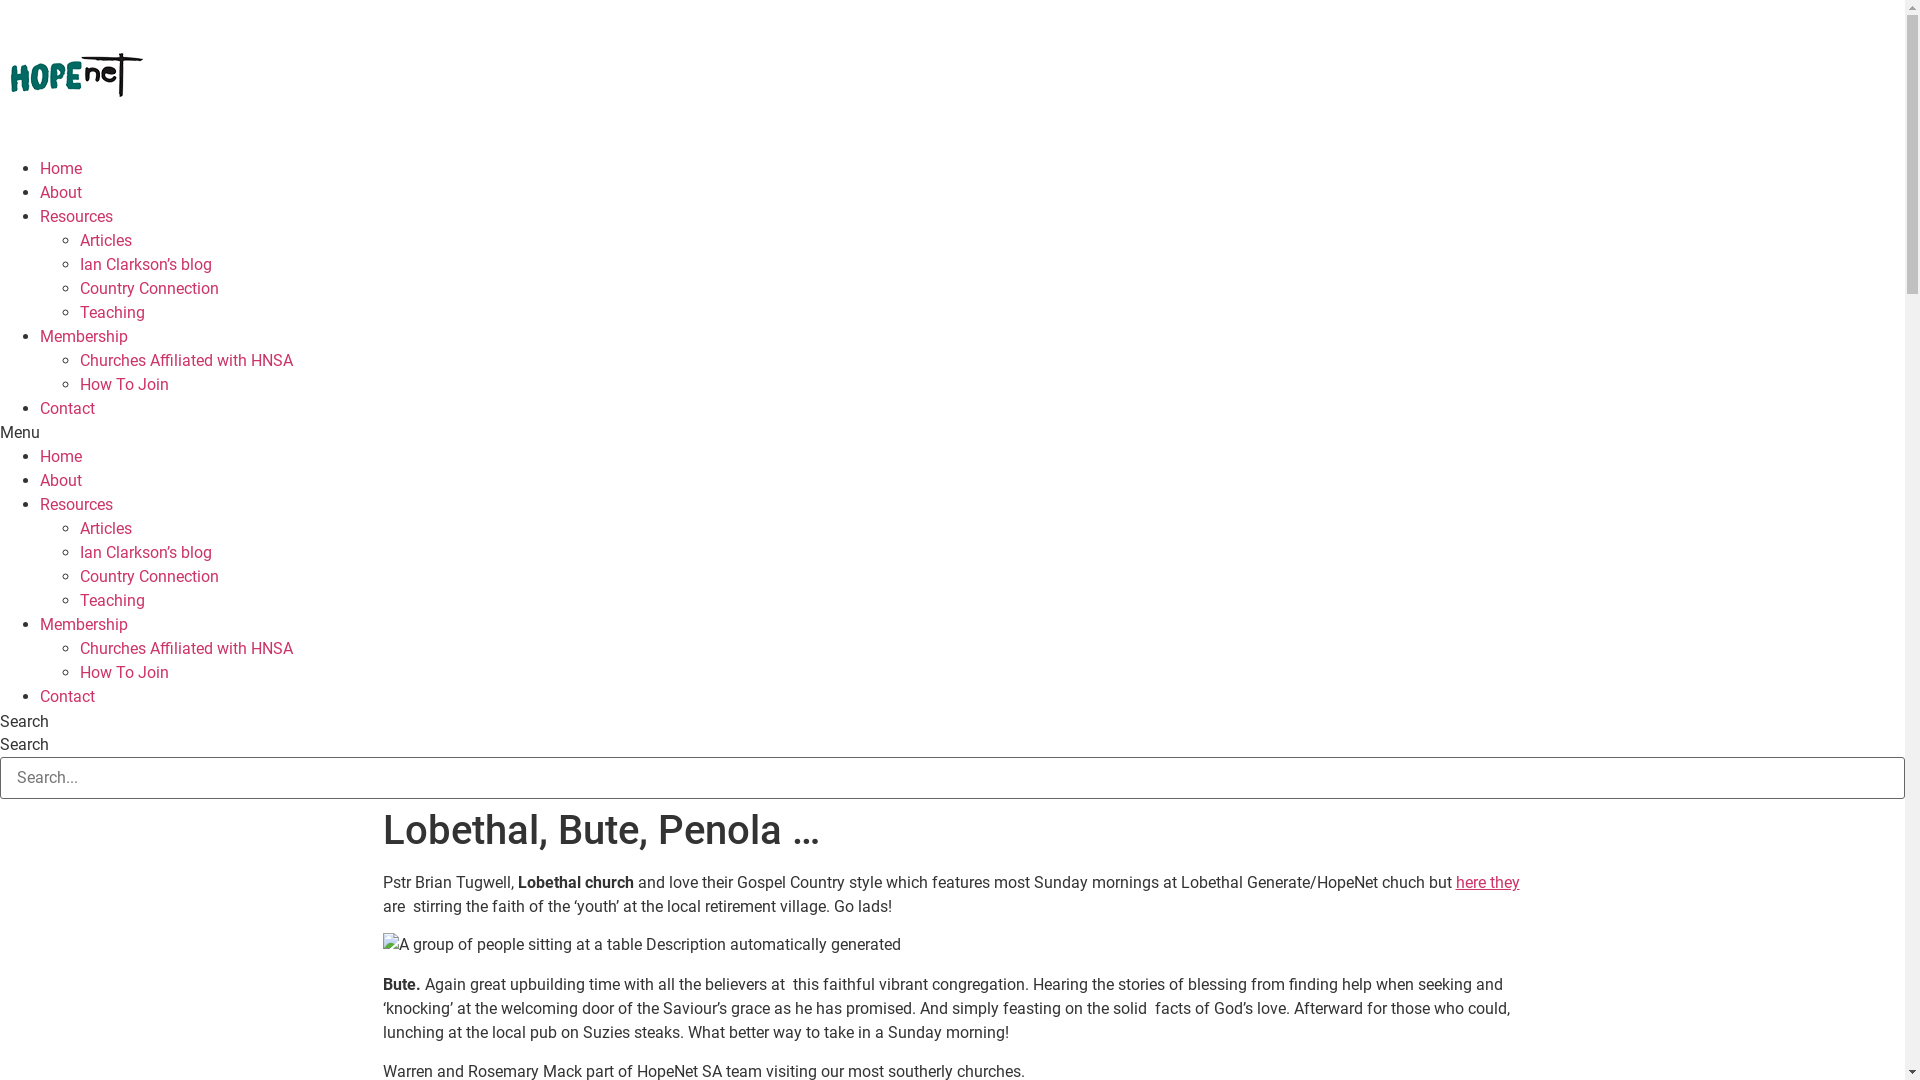 This screenshot has height=1080, width=1920. What do you see at coordinates (61, 167) in the screenshot?
I see `'Home'` at bounding box center [61, 167].